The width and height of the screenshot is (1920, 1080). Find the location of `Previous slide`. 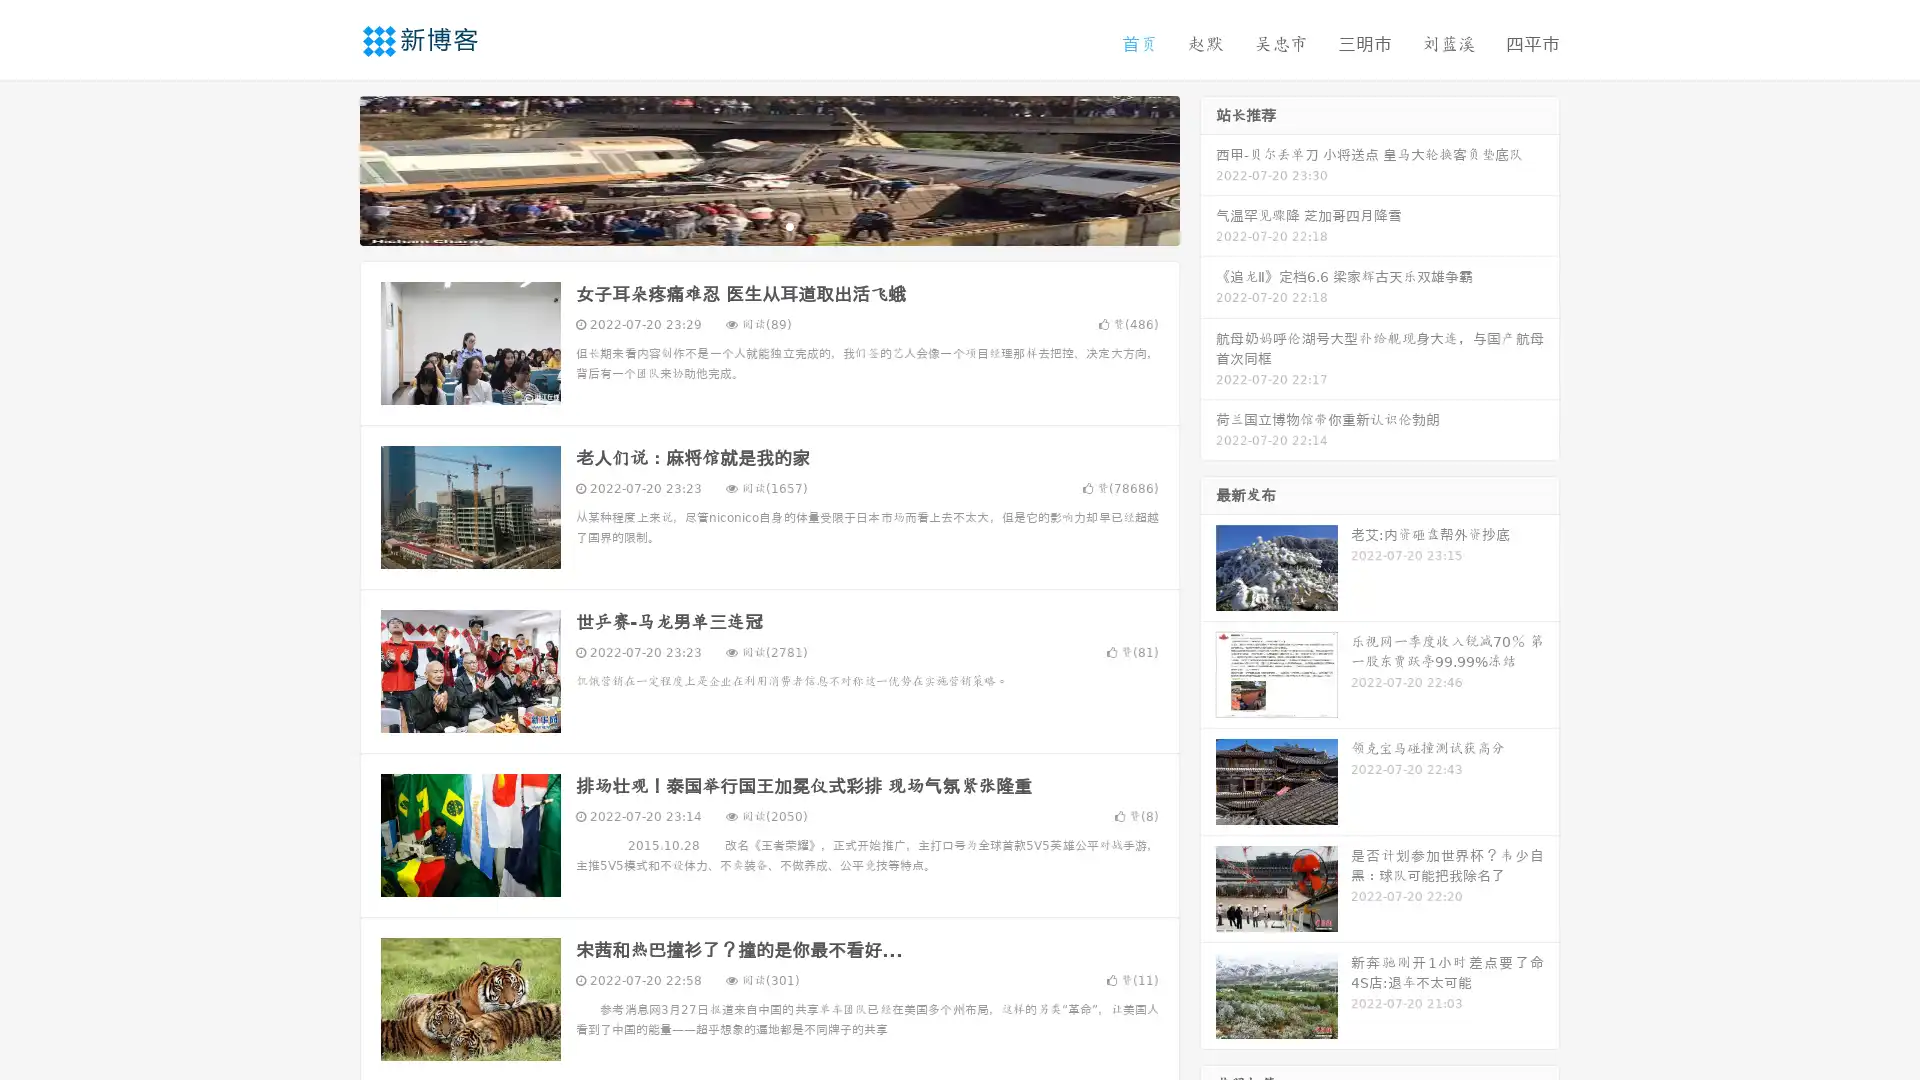

Previous slide is located at coordinates (330, 168).